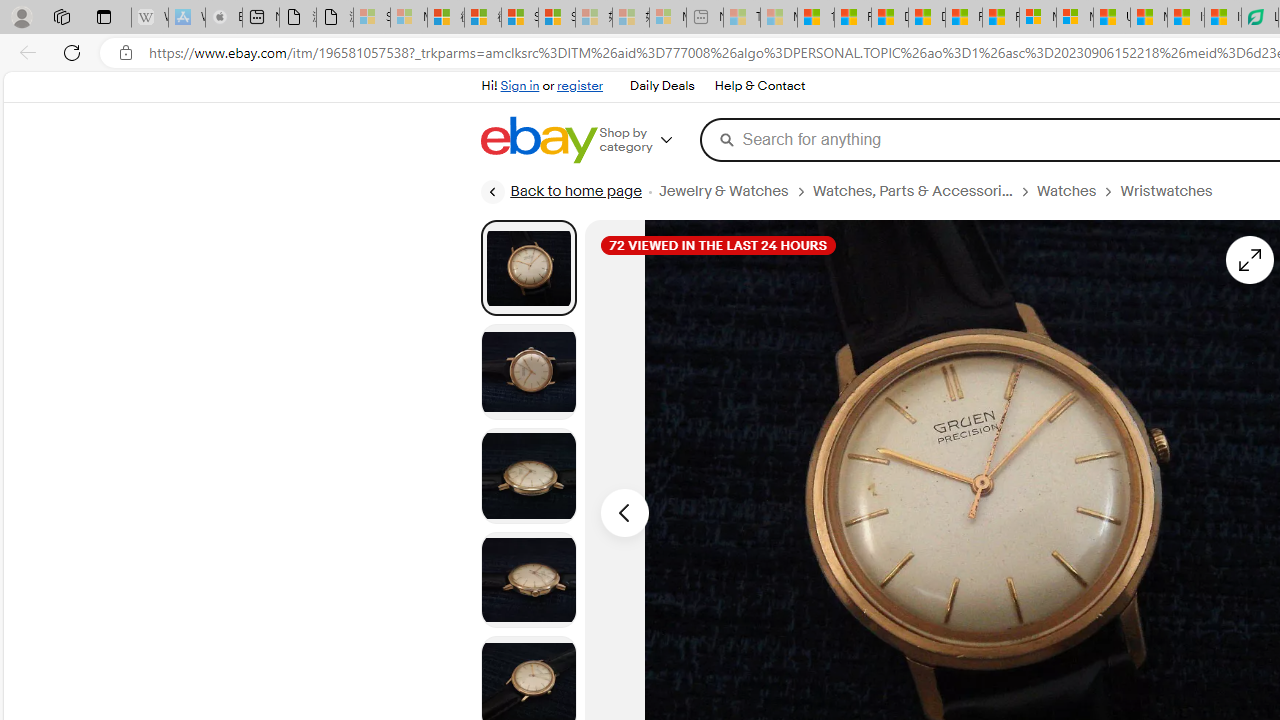 The width and height of the screenshot is (1280, 720). What do you see at coordinates (649, 139) in the screenshot?
I see `'Shop by category'` at bounding box center [649, 139].